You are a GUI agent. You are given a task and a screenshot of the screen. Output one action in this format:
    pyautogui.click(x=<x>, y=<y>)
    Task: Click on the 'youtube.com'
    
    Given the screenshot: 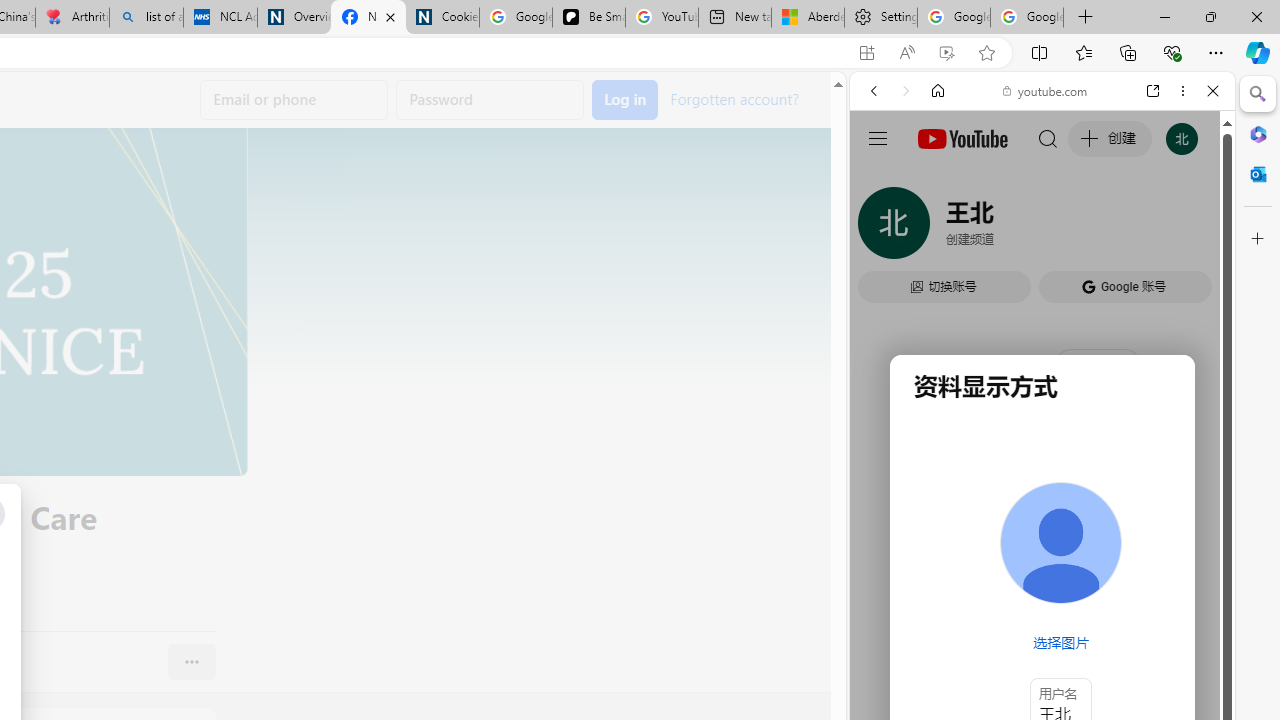 What is the action you would take?
    pyautogui.click(x=1045, y=91)
    